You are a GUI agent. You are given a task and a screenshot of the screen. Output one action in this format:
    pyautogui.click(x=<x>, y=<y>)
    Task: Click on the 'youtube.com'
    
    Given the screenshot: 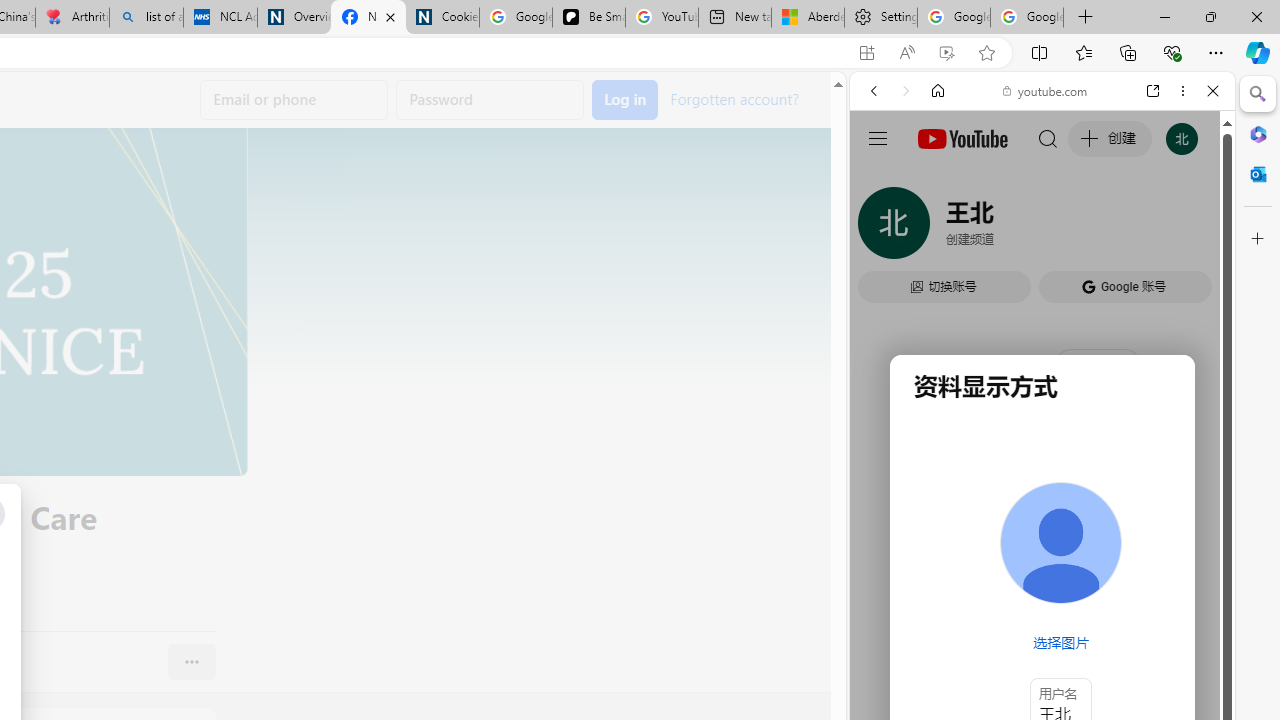 What is the action you would take?
    pyautogui.click(x=1045, y=91)
    